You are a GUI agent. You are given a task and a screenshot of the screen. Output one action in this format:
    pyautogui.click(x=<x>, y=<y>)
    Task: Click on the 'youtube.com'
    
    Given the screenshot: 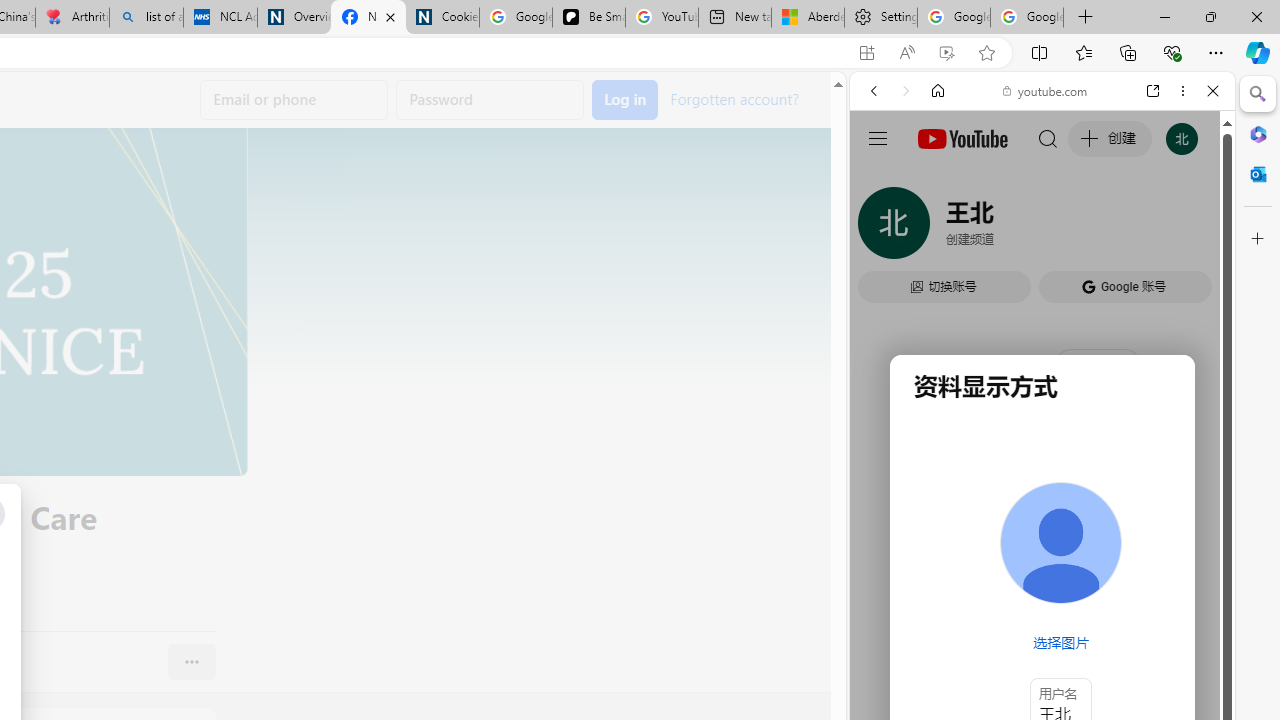 What is the action you would take?
    pyautogui.click(x=1045, y=91)
    